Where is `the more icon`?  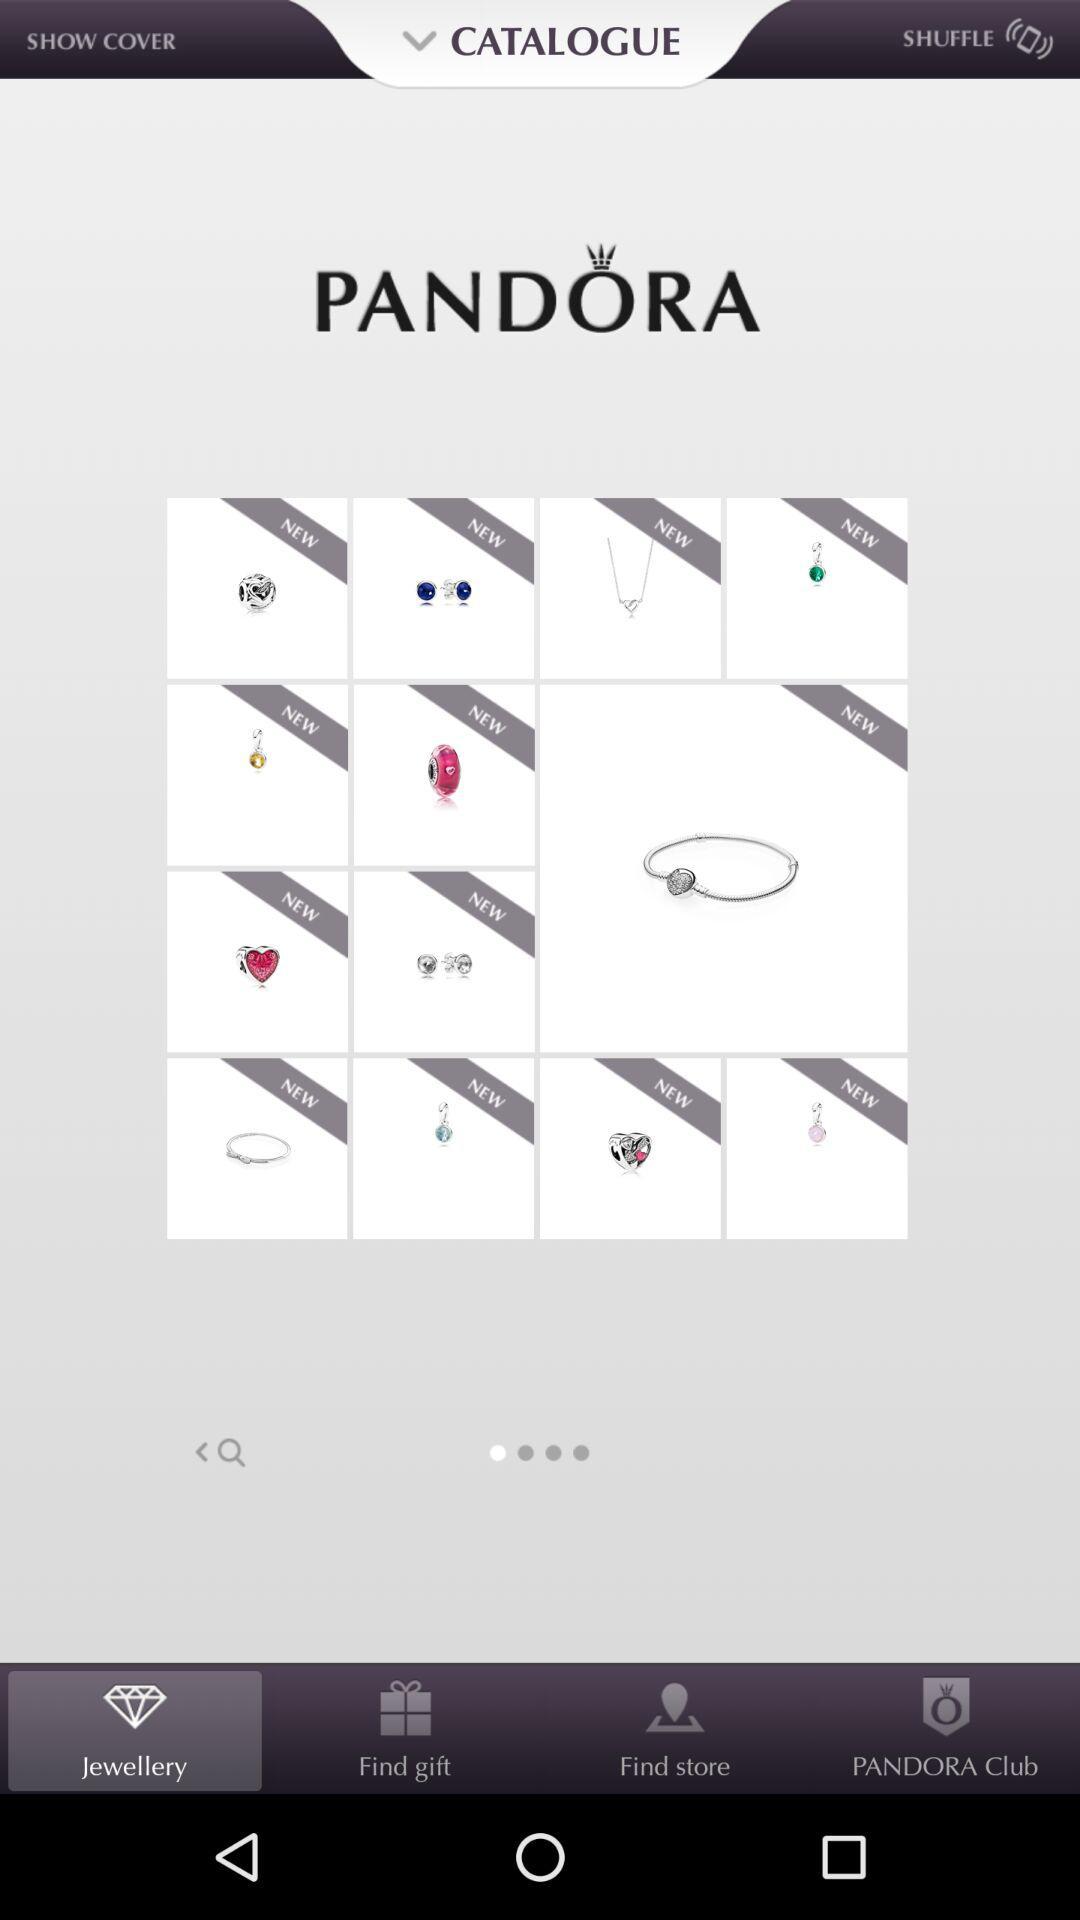 the more icon is located at coordinates (442, 628).